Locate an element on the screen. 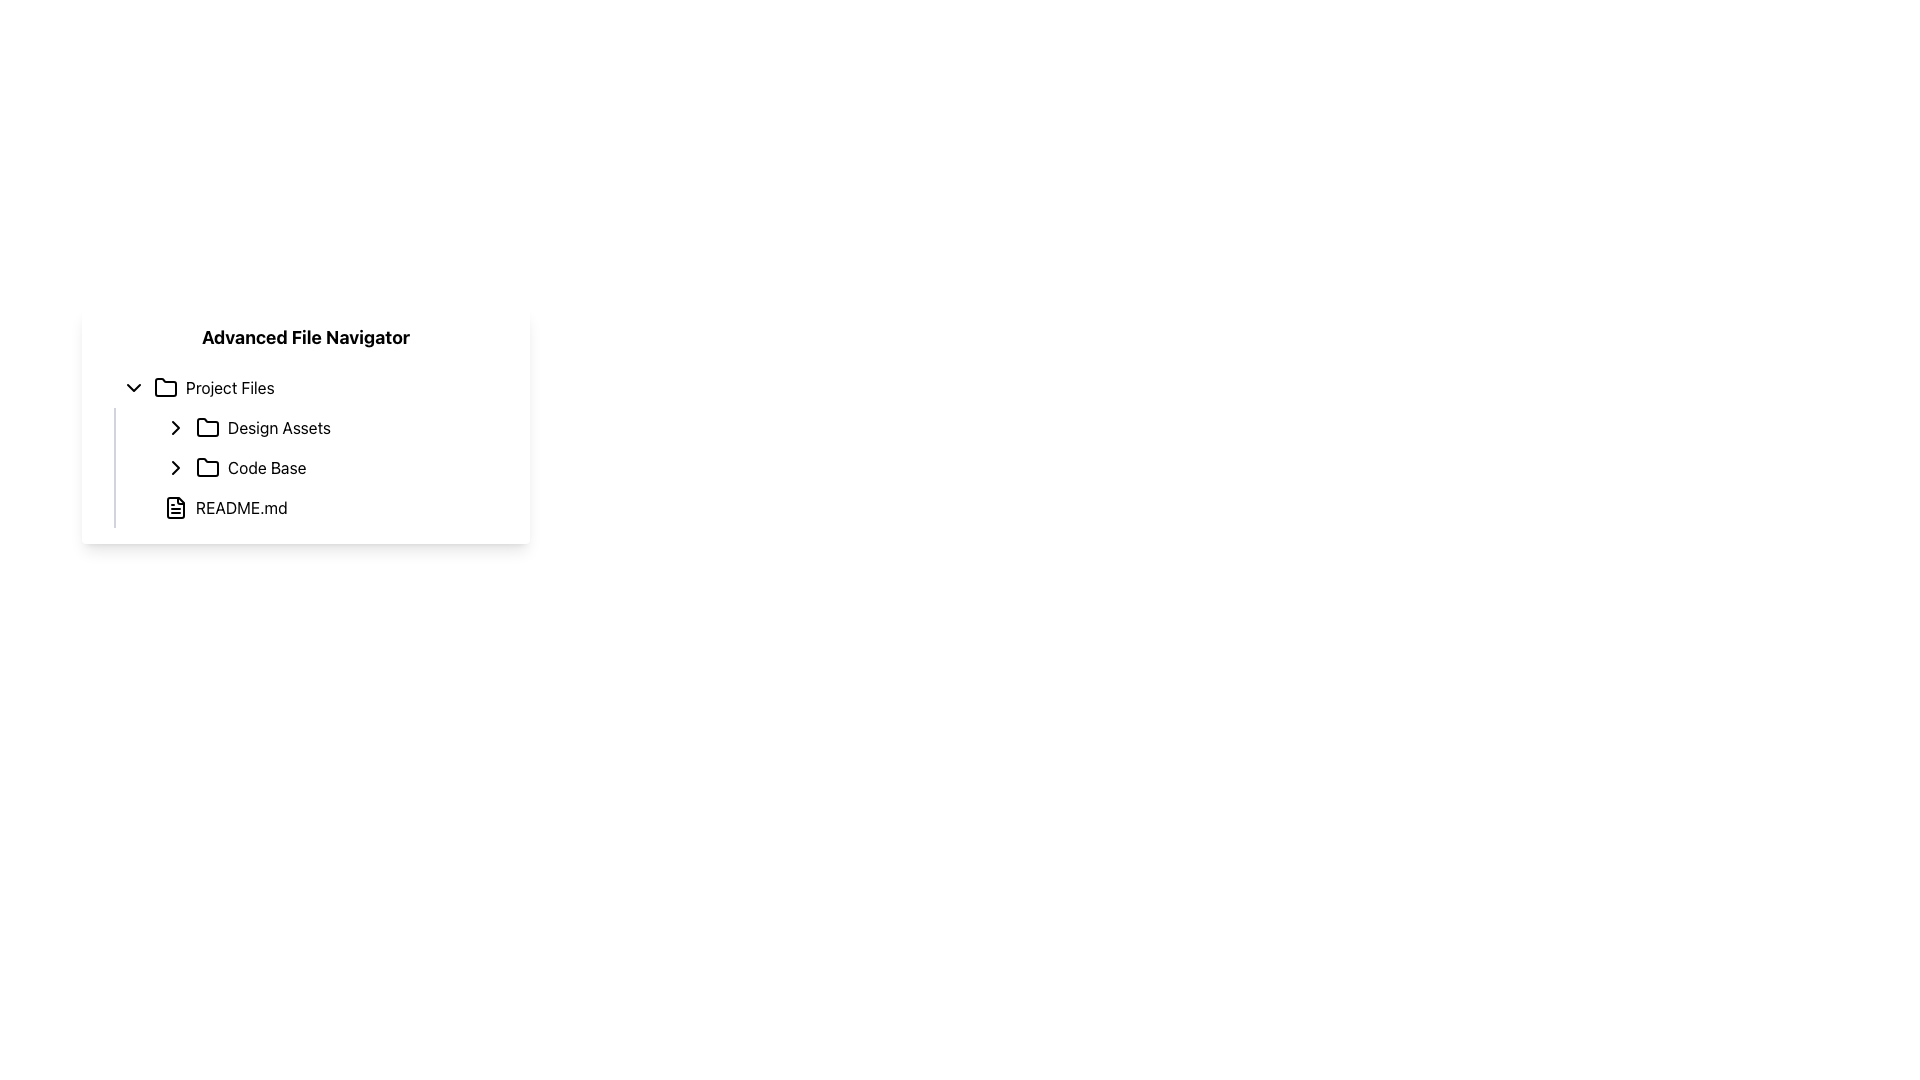  the right-pointing chevron icon located adjacent to the 'Code Base' label is located at coordinates (176, 467).